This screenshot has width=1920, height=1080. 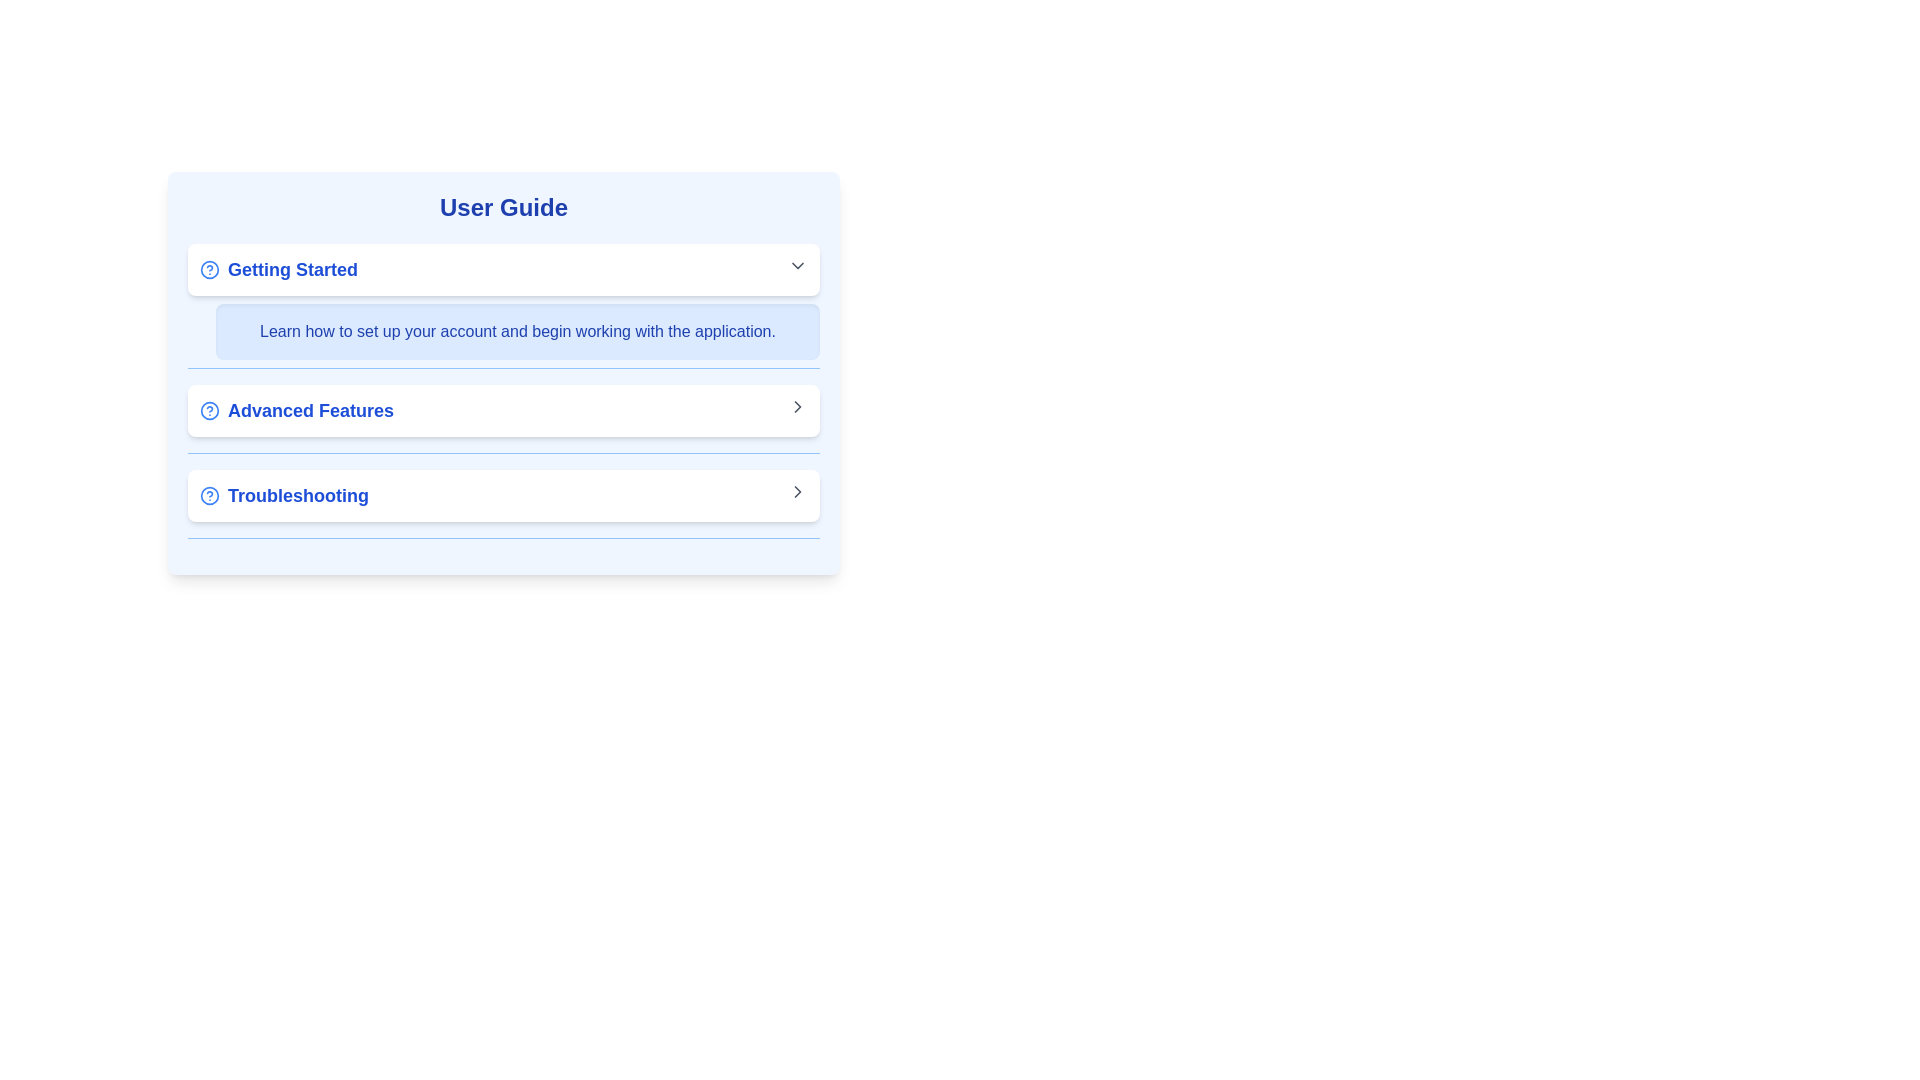 I want to click on the help icon located to the left of the 'Getting Started' header in the user guide section, so click(x=210, y=270).